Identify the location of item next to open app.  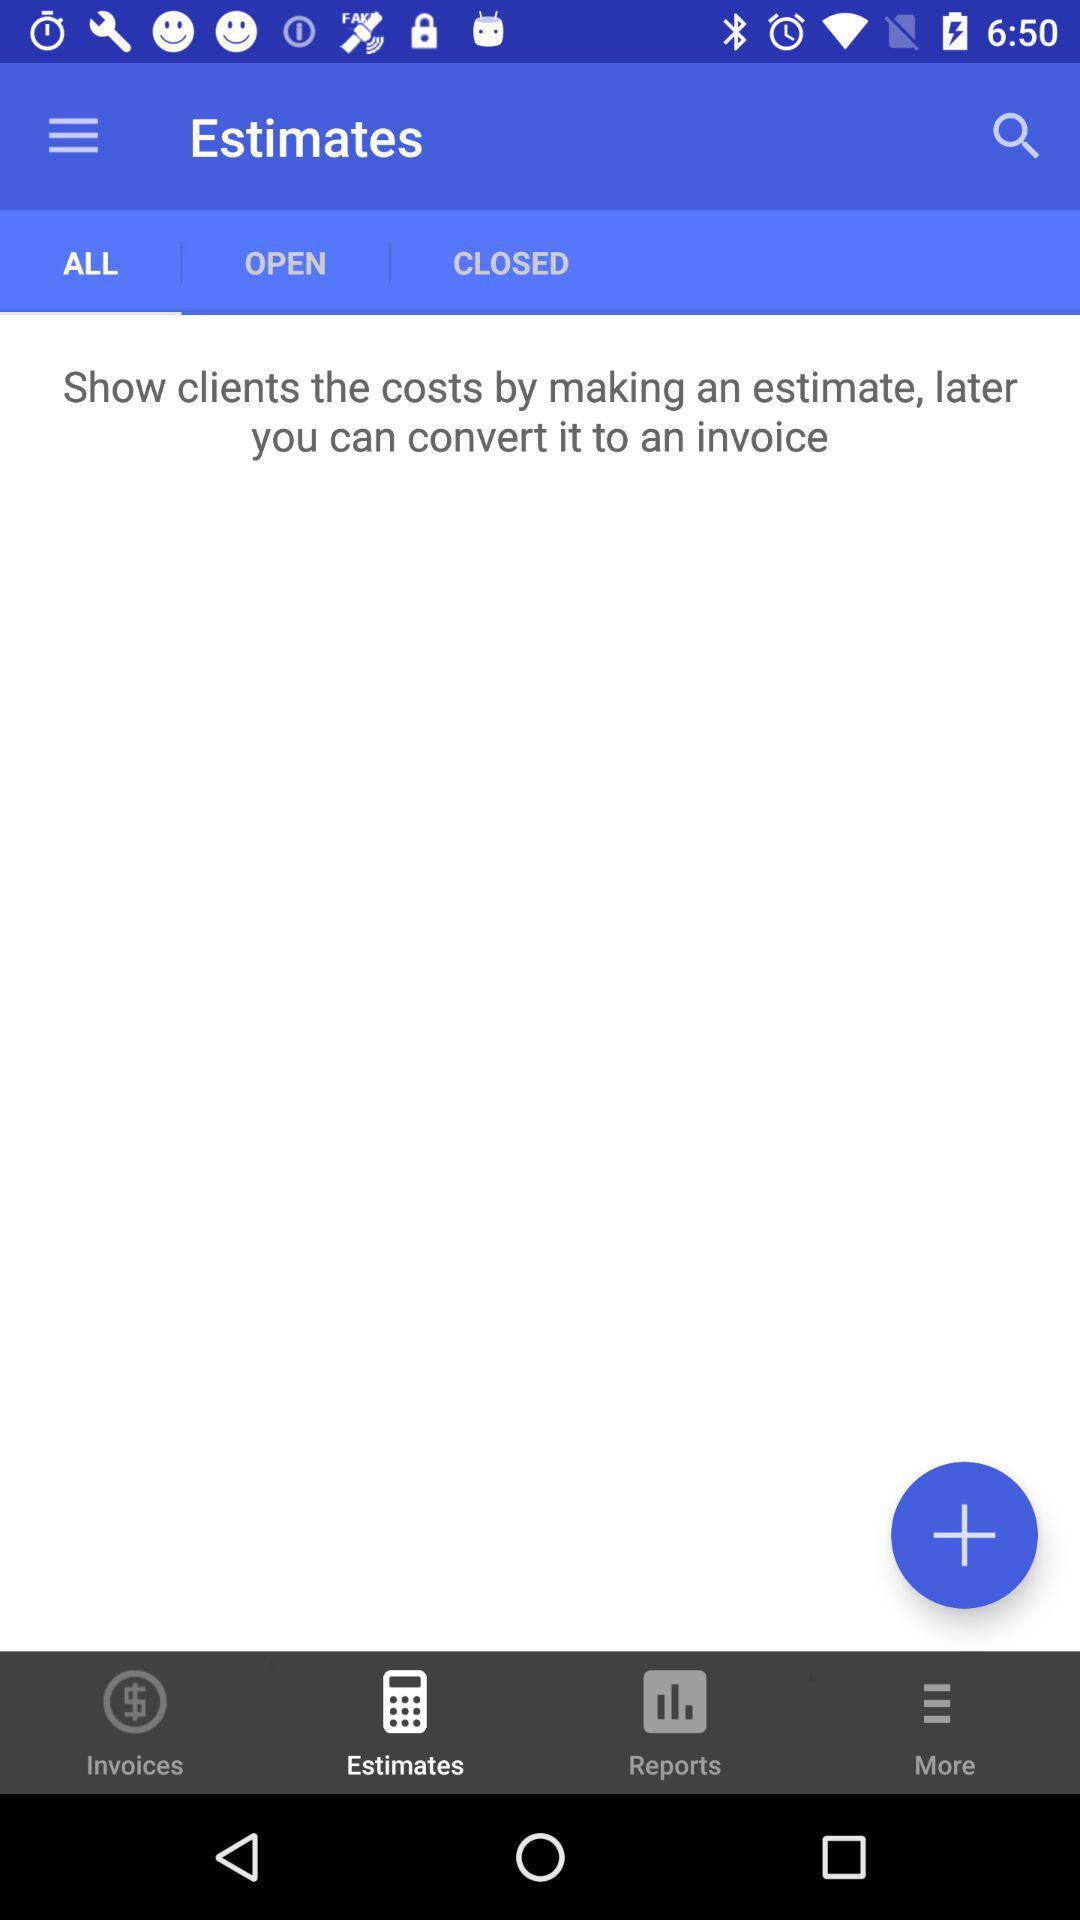
(90, 261).